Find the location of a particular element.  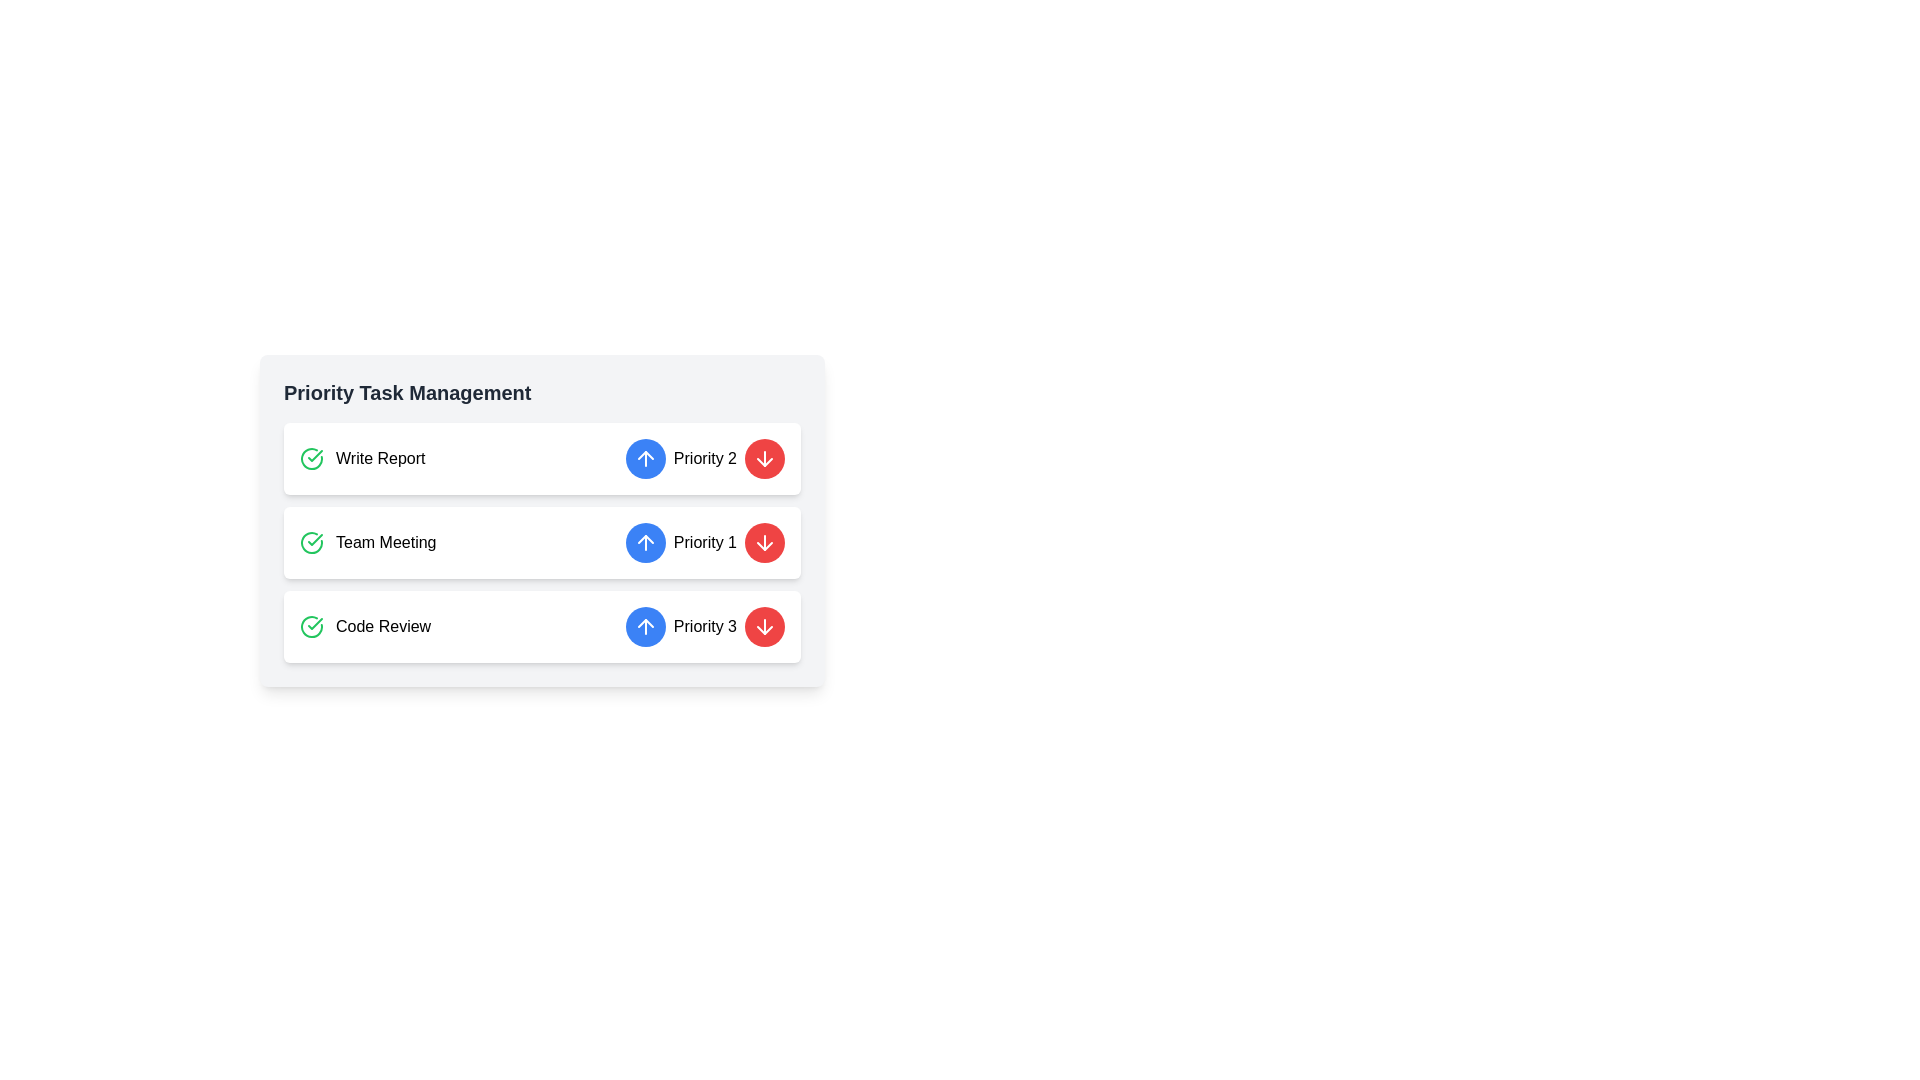

the 'Priority 1' text label that is part of the 'Priority Task Management' section, located adjacent to the blue circular button with an upward arrow is located at coordinates (705, 543).